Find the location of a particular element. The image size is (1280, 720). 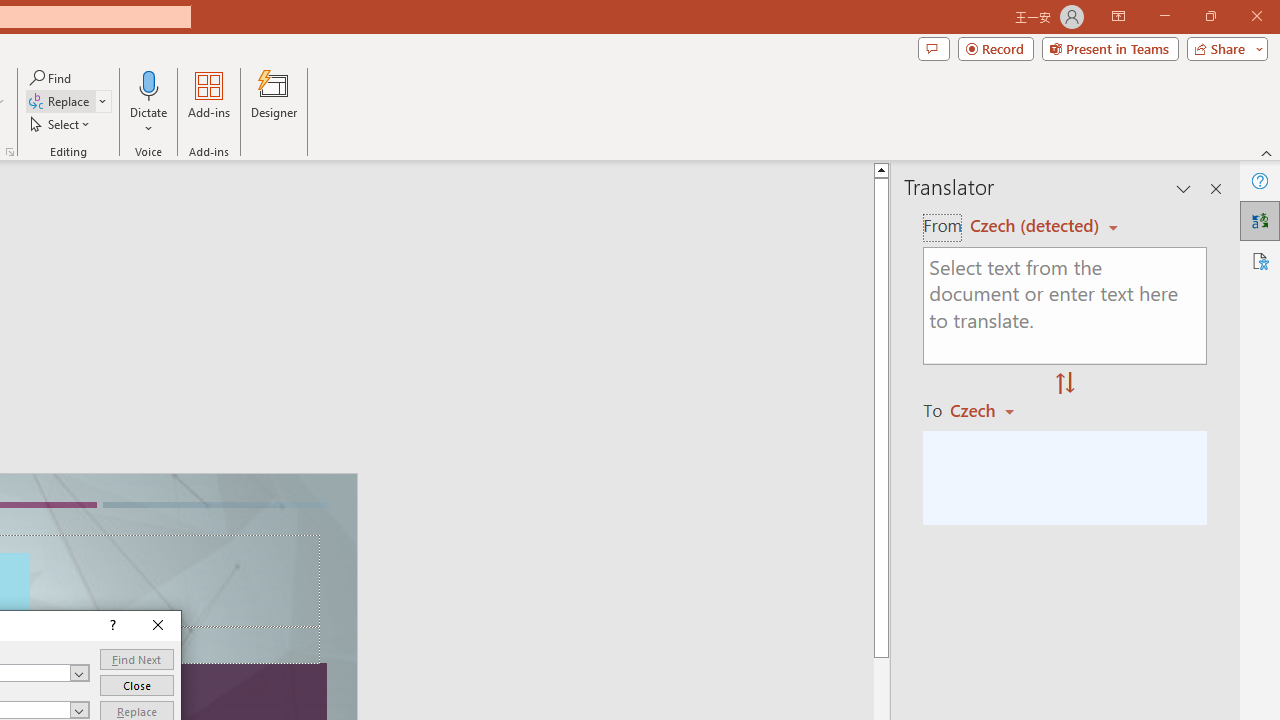

'Context help' is located at coordinates (110, 625).